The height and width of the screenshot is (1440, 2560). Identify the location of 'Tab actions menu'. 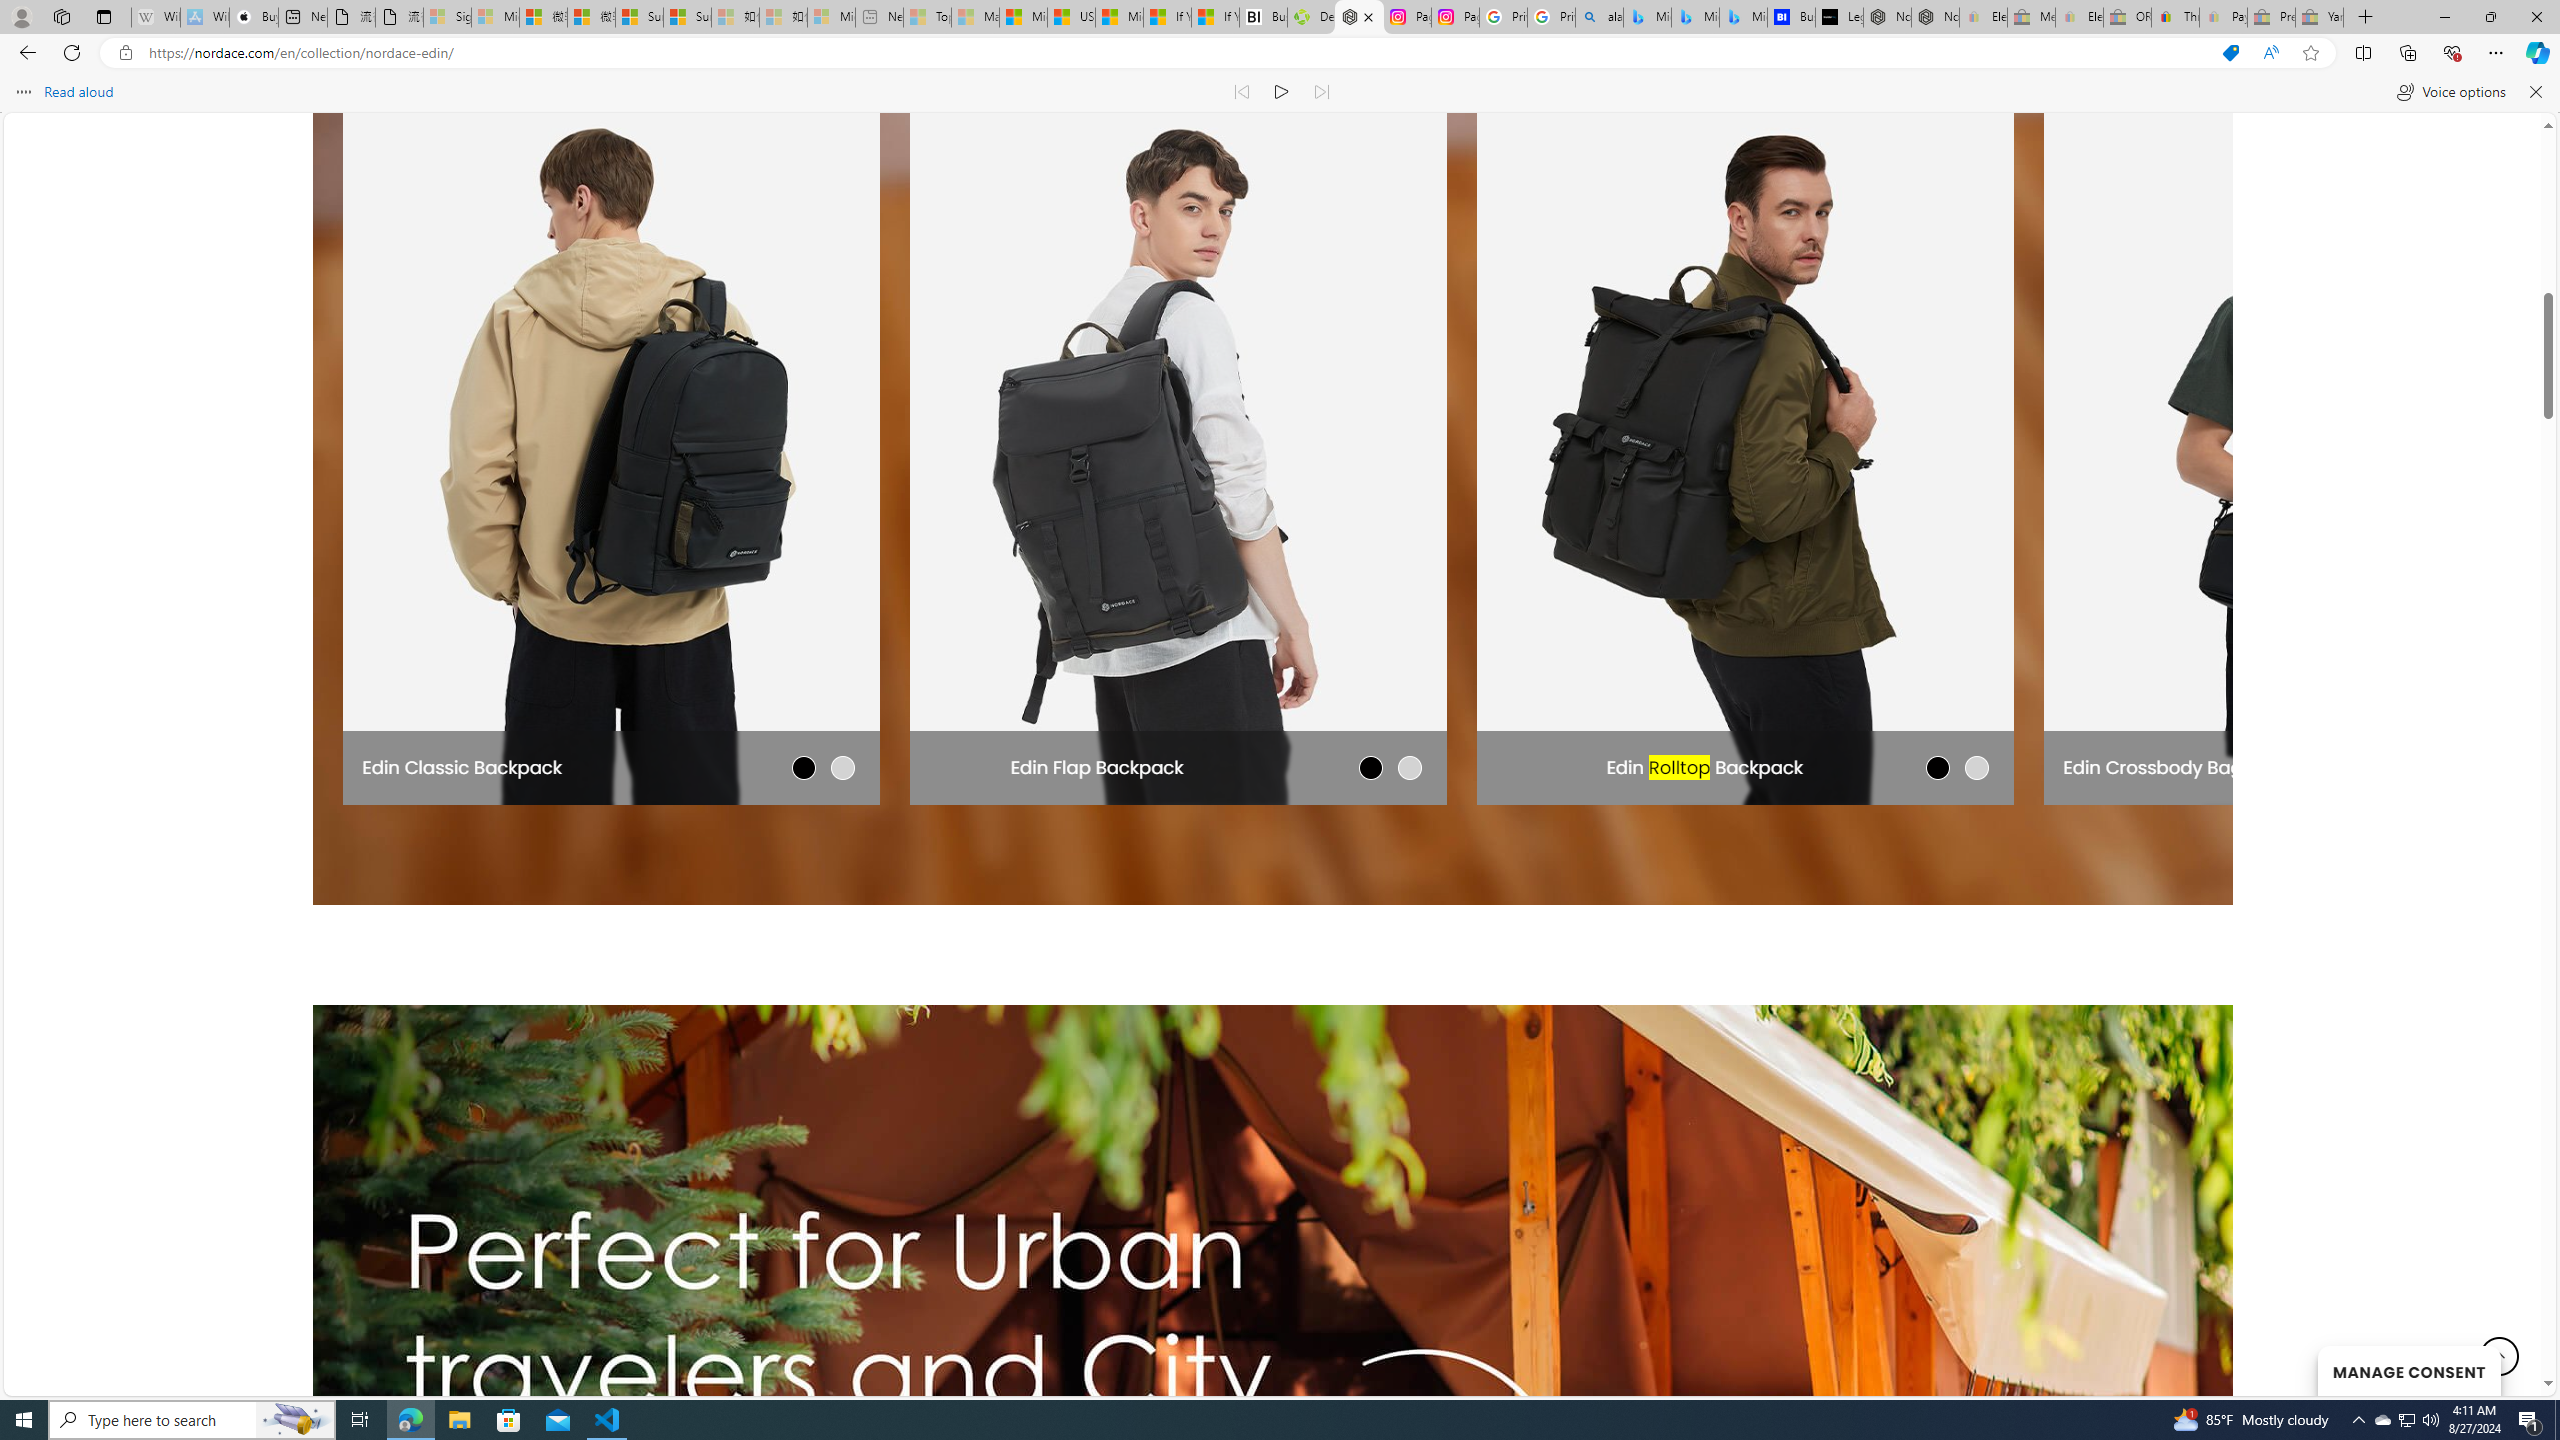
(102, 16).